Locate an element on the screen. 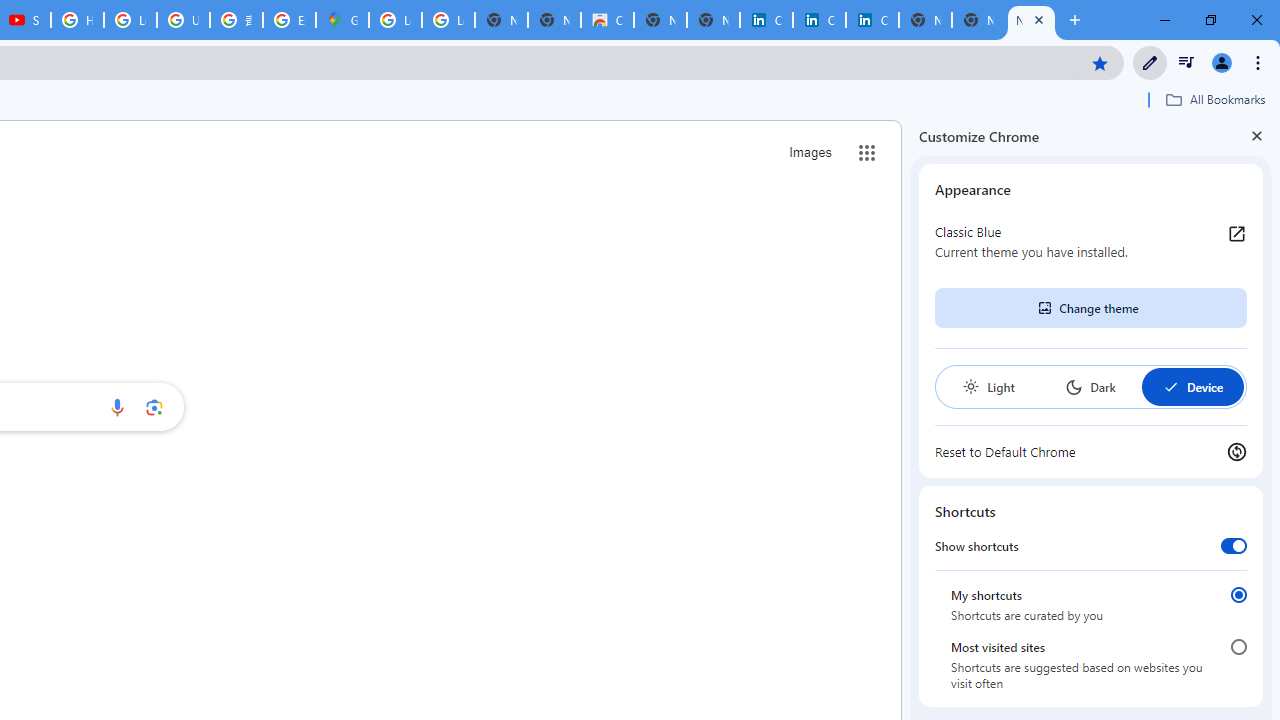  'Device' is located at coordinates (1192, 387).